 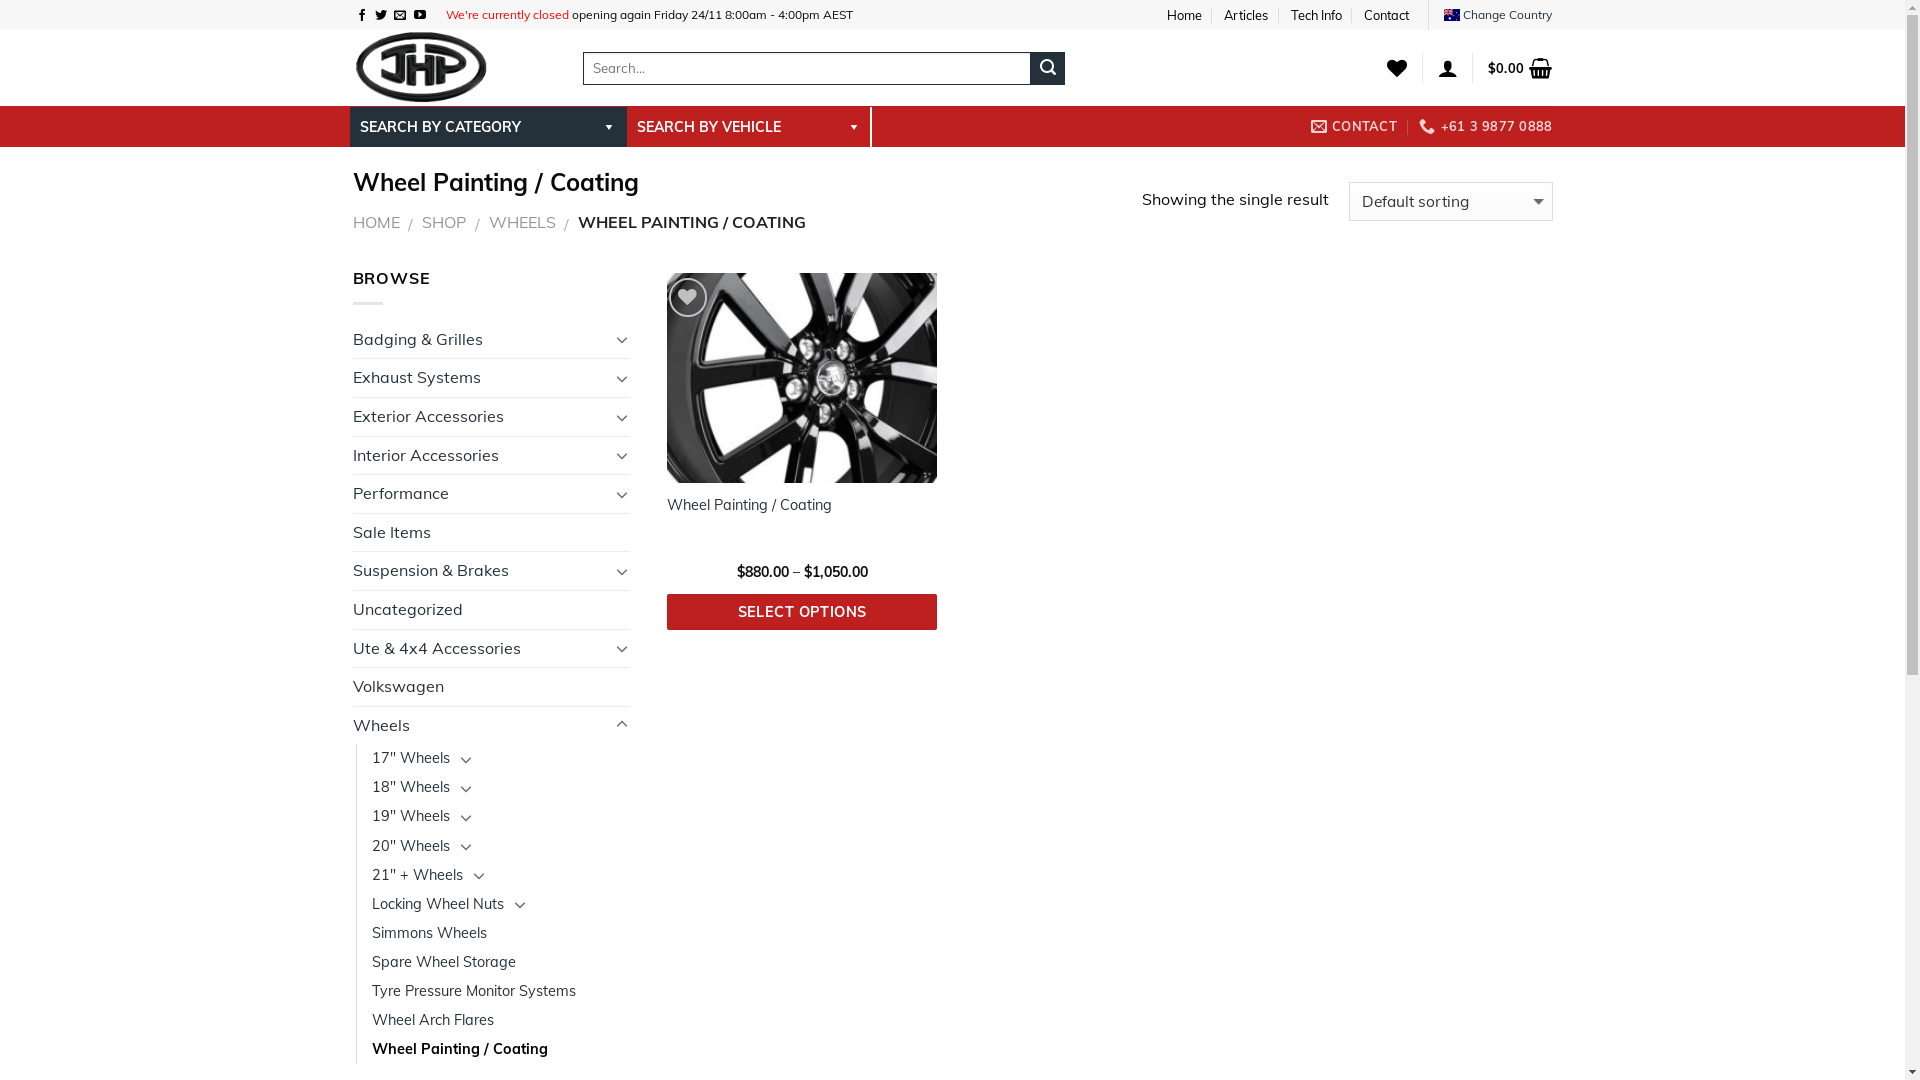 What do you see at coordinates (480, 493) in the screenshot?
I see `'Performance'` at bounding box center [480, 493].